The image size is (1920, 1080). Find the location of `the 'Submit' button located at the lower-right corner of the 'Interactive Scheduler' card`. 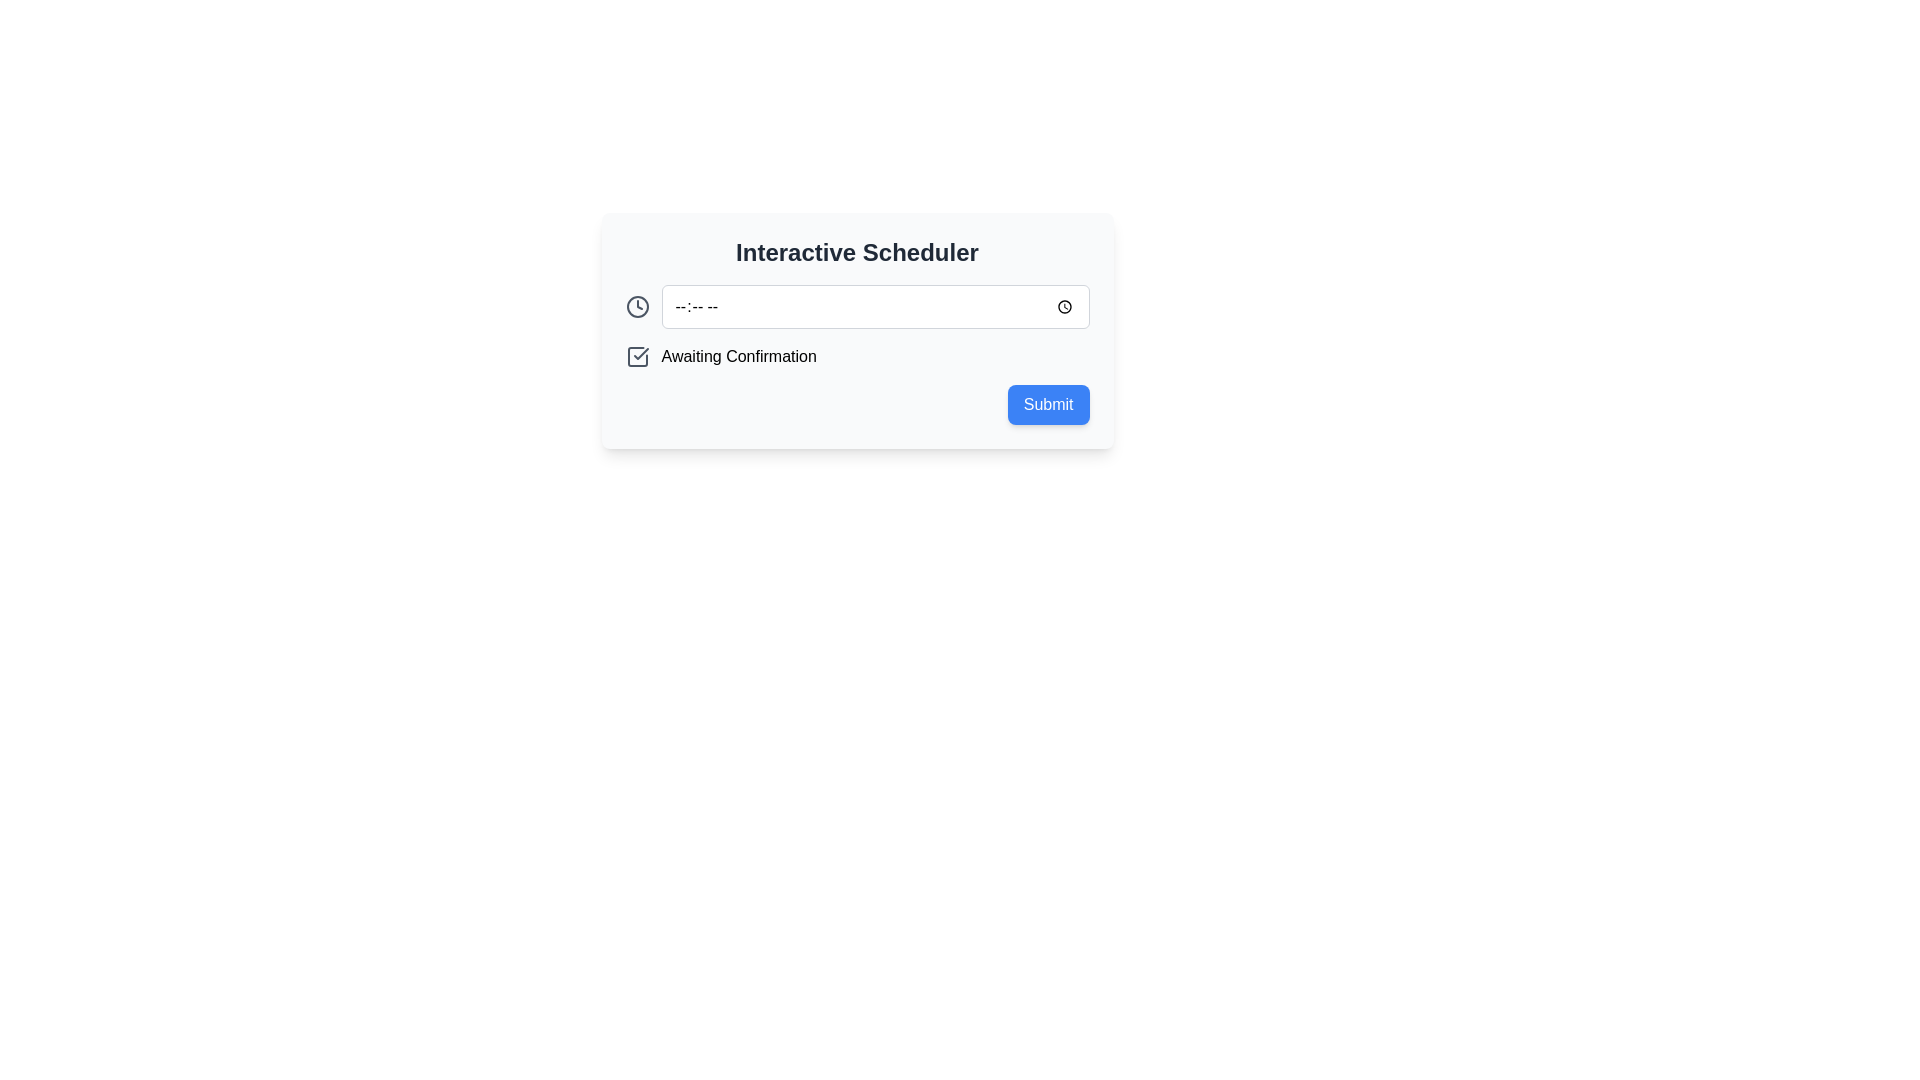

the 'Submit' button located at the lower-right corner of the 'Interactive Scheduler' card is located at coordinates (1047, 405).